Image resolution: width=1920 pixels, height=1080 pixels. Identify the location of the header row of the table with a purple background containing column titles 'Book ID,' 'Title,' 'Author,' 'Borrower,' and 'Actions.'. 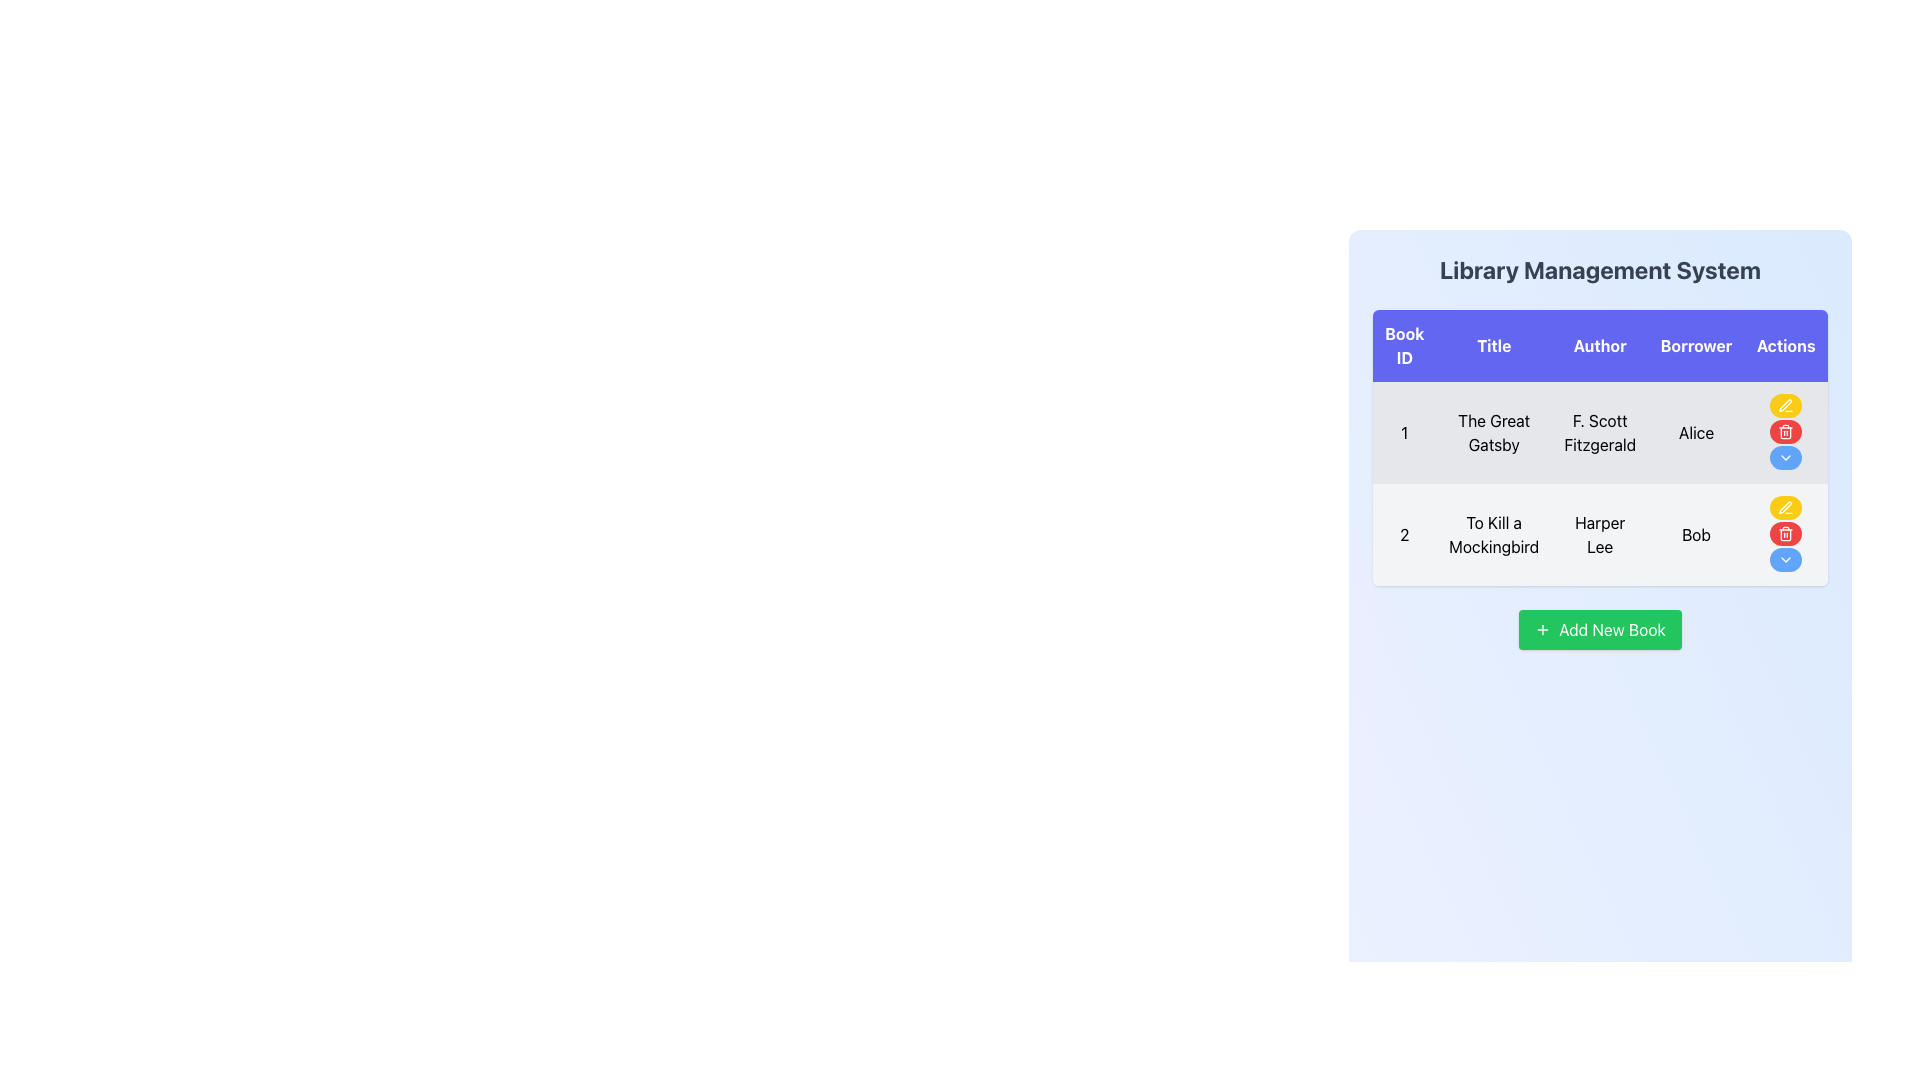
(1600, 345).